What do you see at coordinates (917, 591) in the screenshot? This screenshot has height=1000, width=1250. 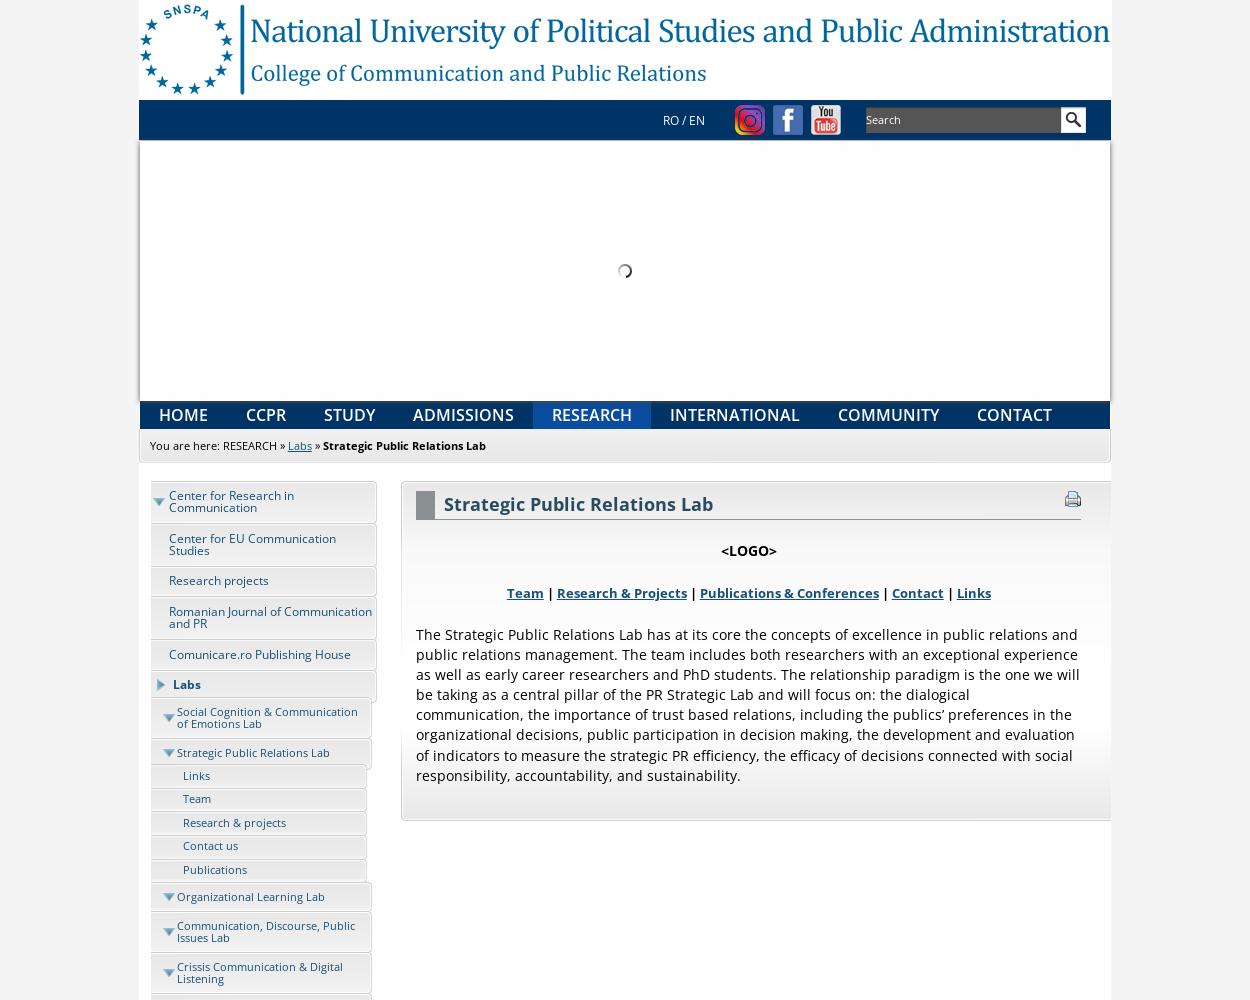 I see `'Contact'` at bounding box center [917, 591].